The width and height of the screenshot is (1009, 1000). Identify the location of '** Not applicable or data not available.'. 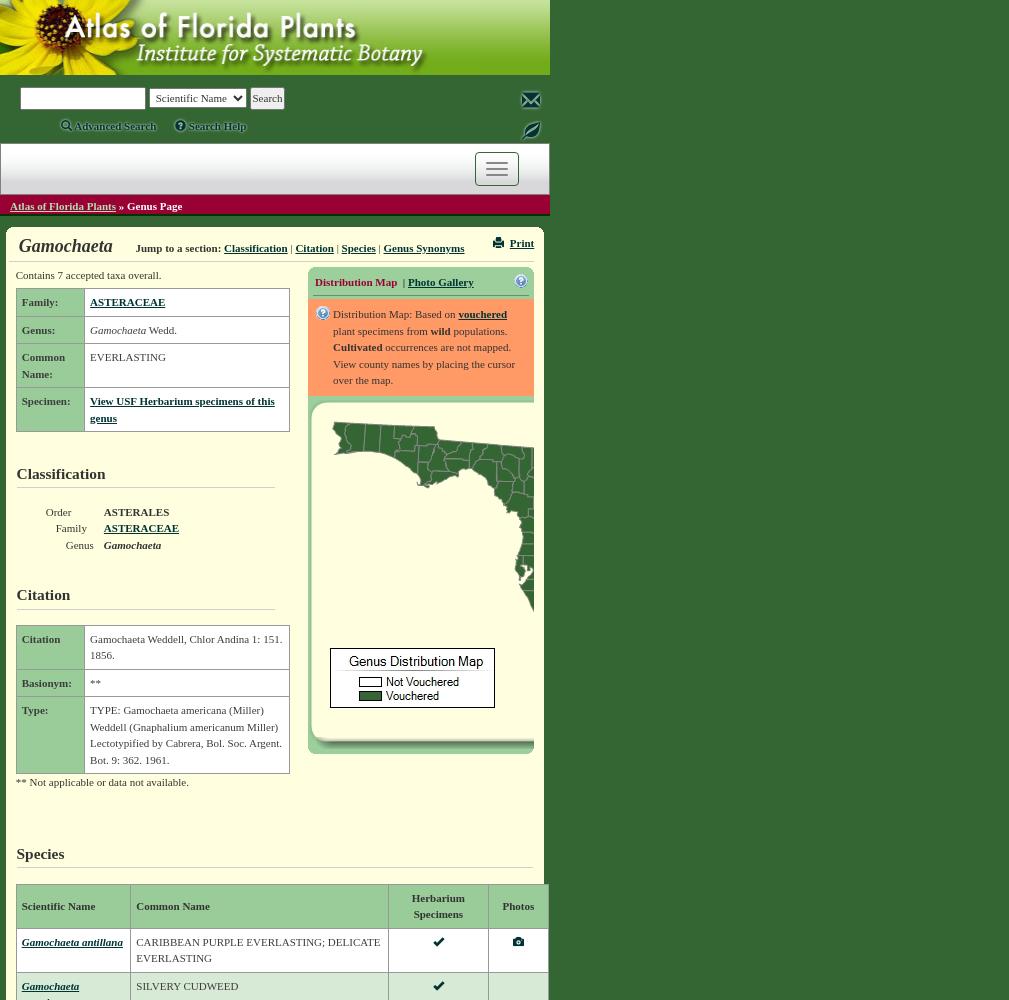
(14, 782).